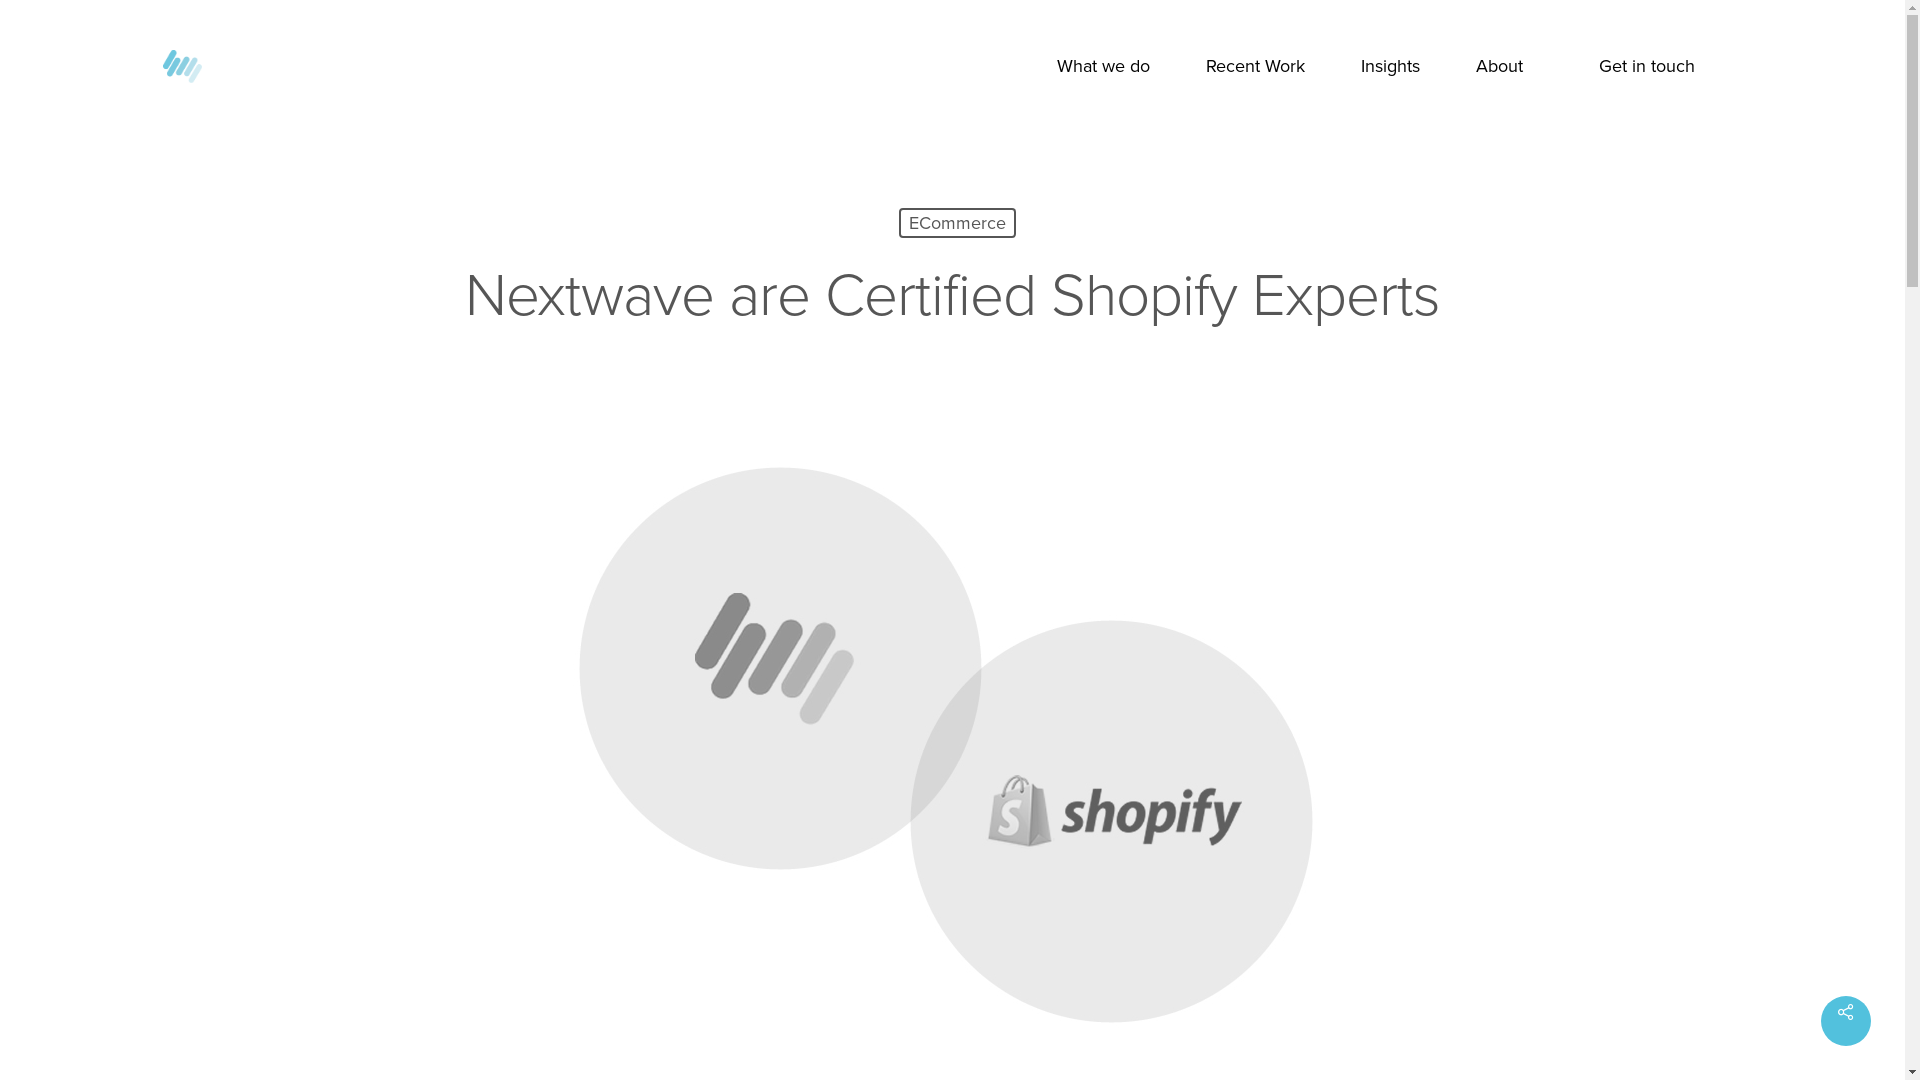 Image resolution: width=1920 pixels, height=1080 pixels. Describe the element at coordinates (1646, 65) in the screenshot. I see `'Get in touch'` at that location.